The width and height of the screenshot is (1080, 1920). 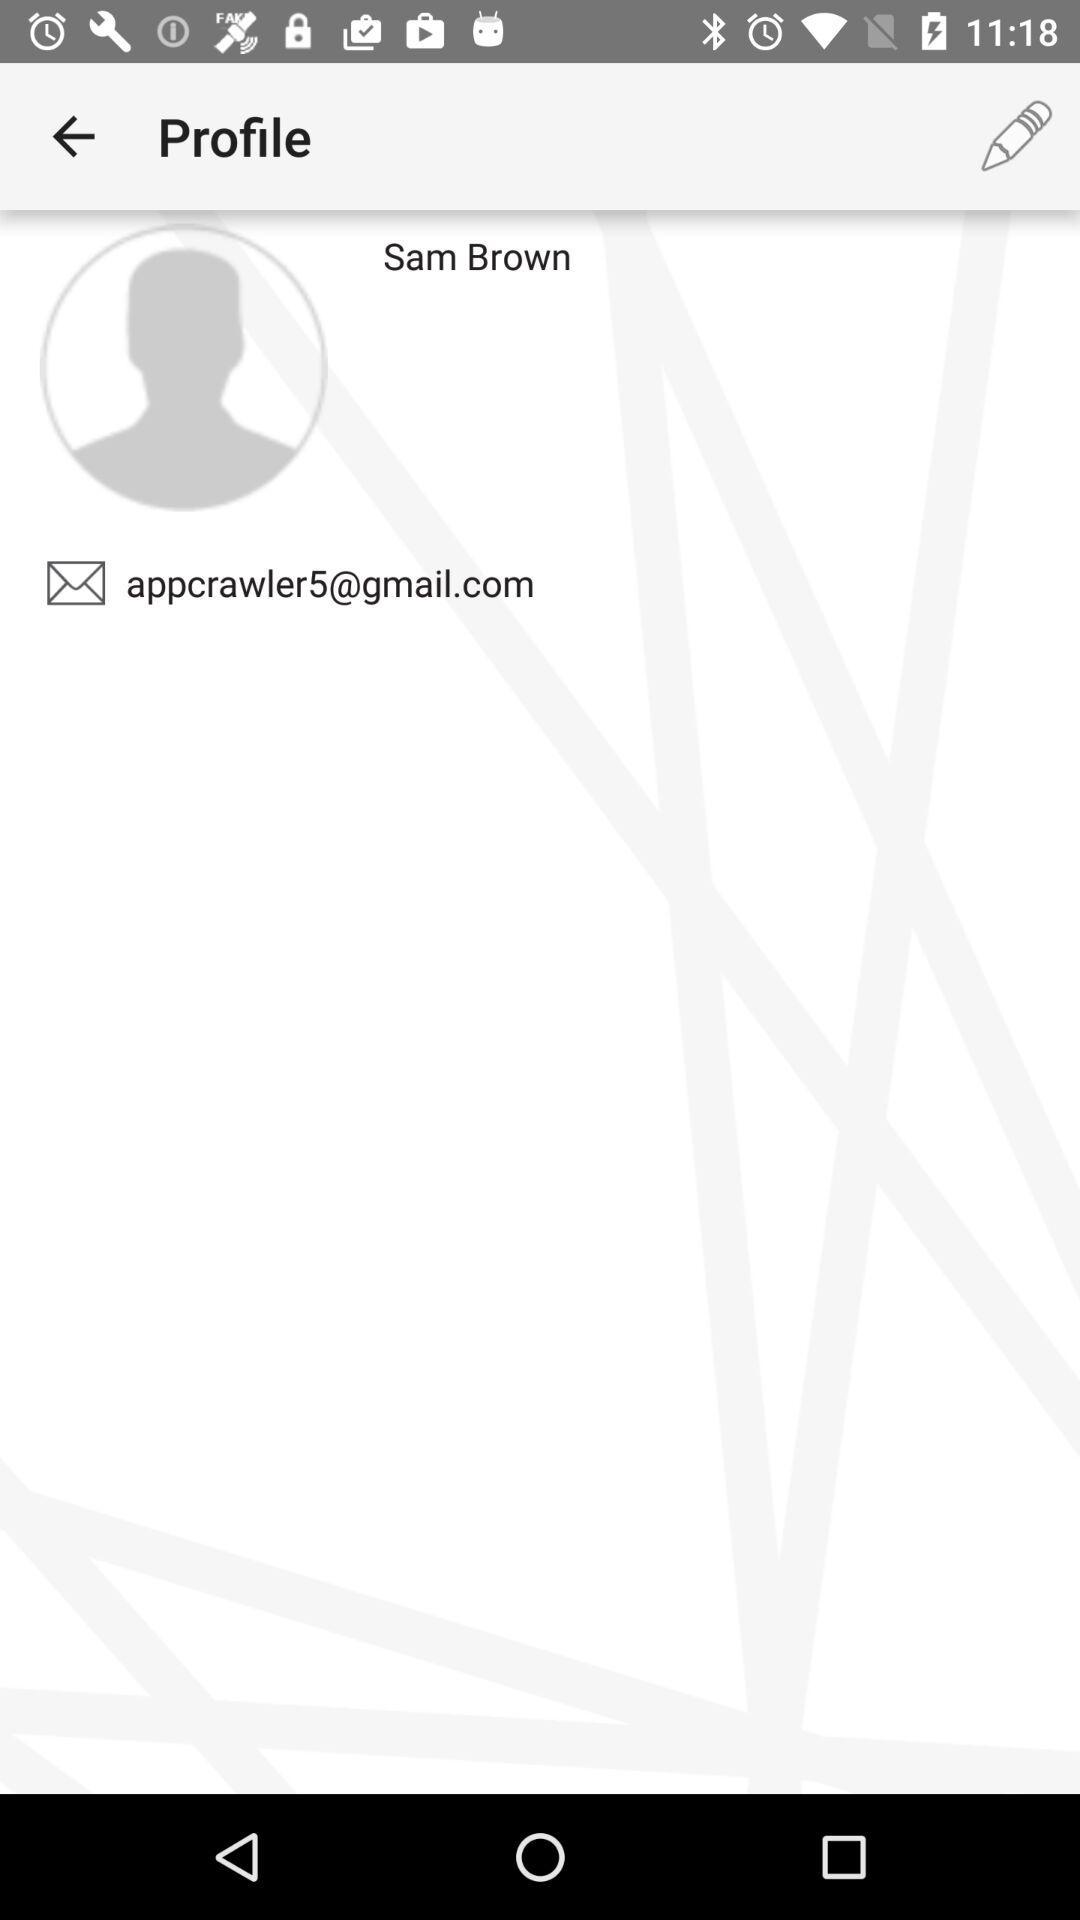 What do you see at coordinates (183, 367) in the screenshot?
I see `the item to the left of the sam brown` at bounding box center [183, 367].